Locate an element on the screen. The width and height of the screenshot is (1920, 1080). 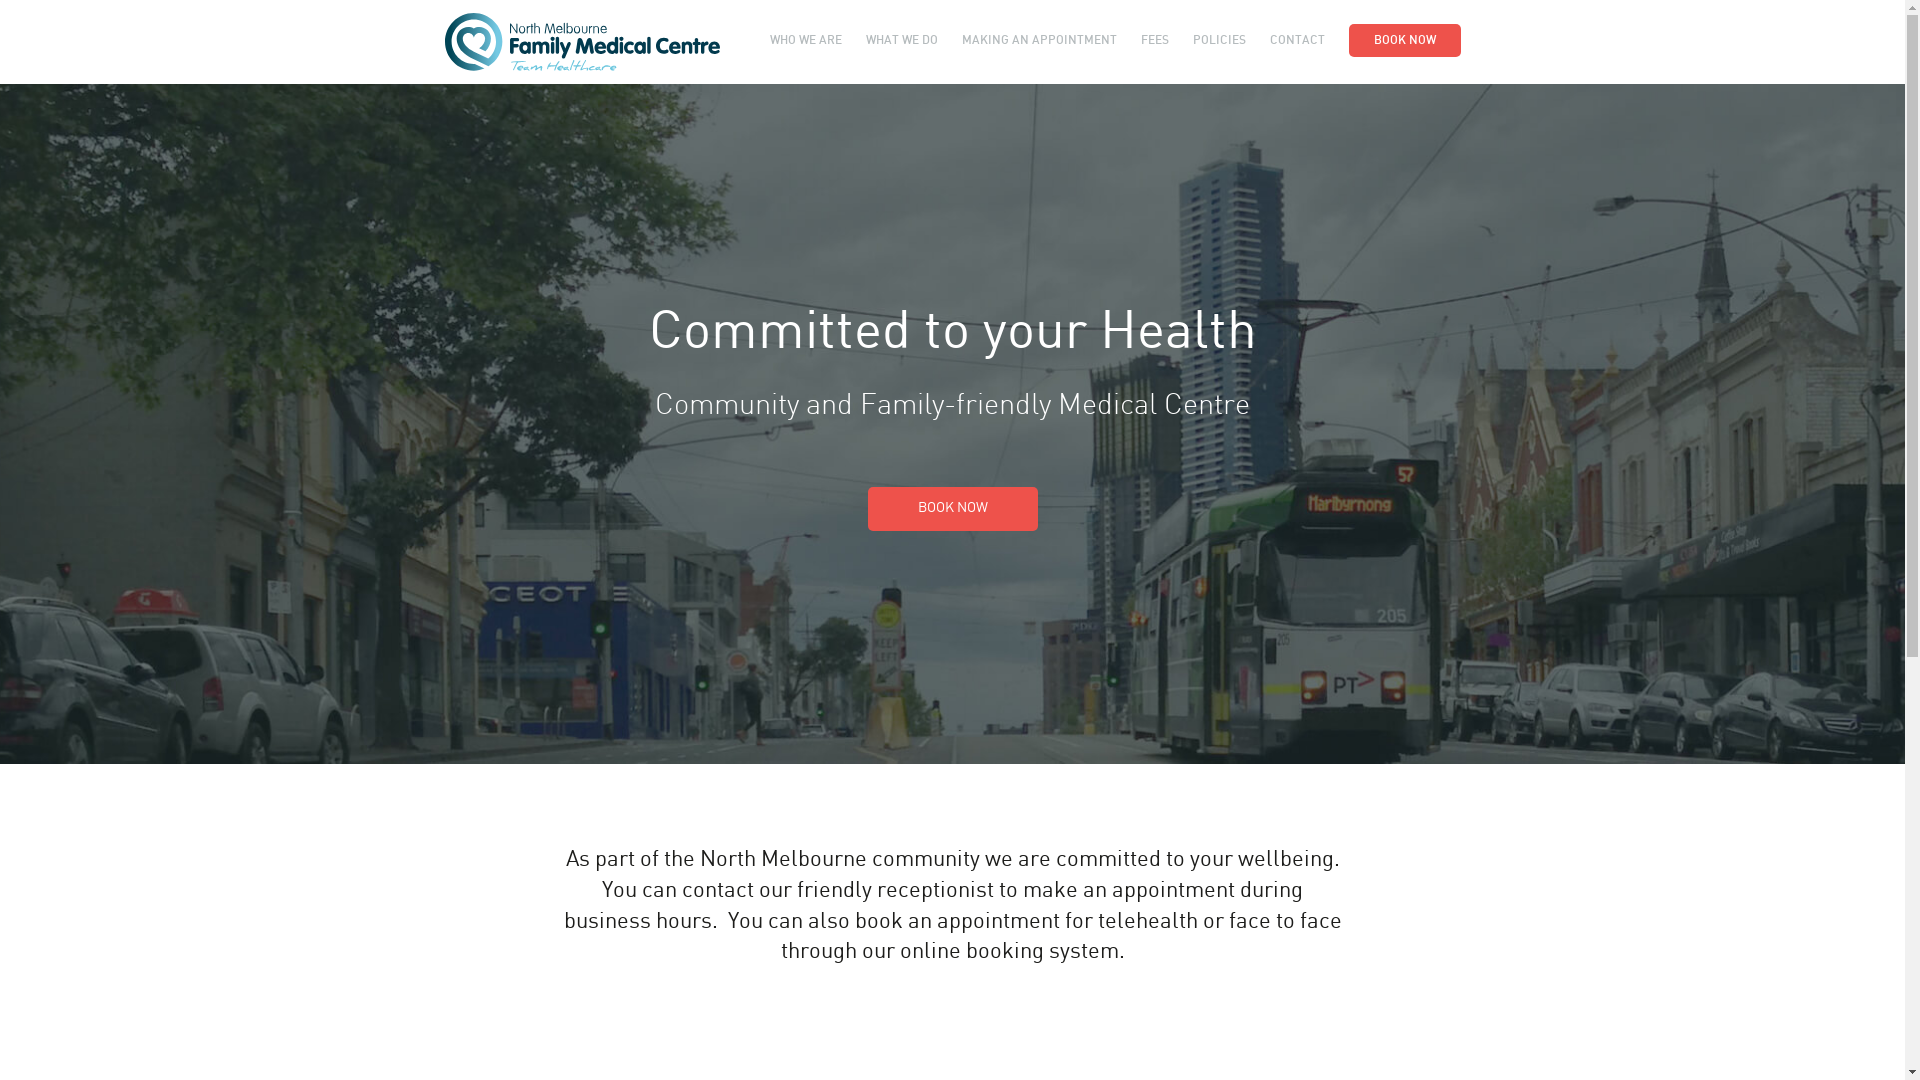
'BOOK NOW' is located at coordinates (1402, 40).